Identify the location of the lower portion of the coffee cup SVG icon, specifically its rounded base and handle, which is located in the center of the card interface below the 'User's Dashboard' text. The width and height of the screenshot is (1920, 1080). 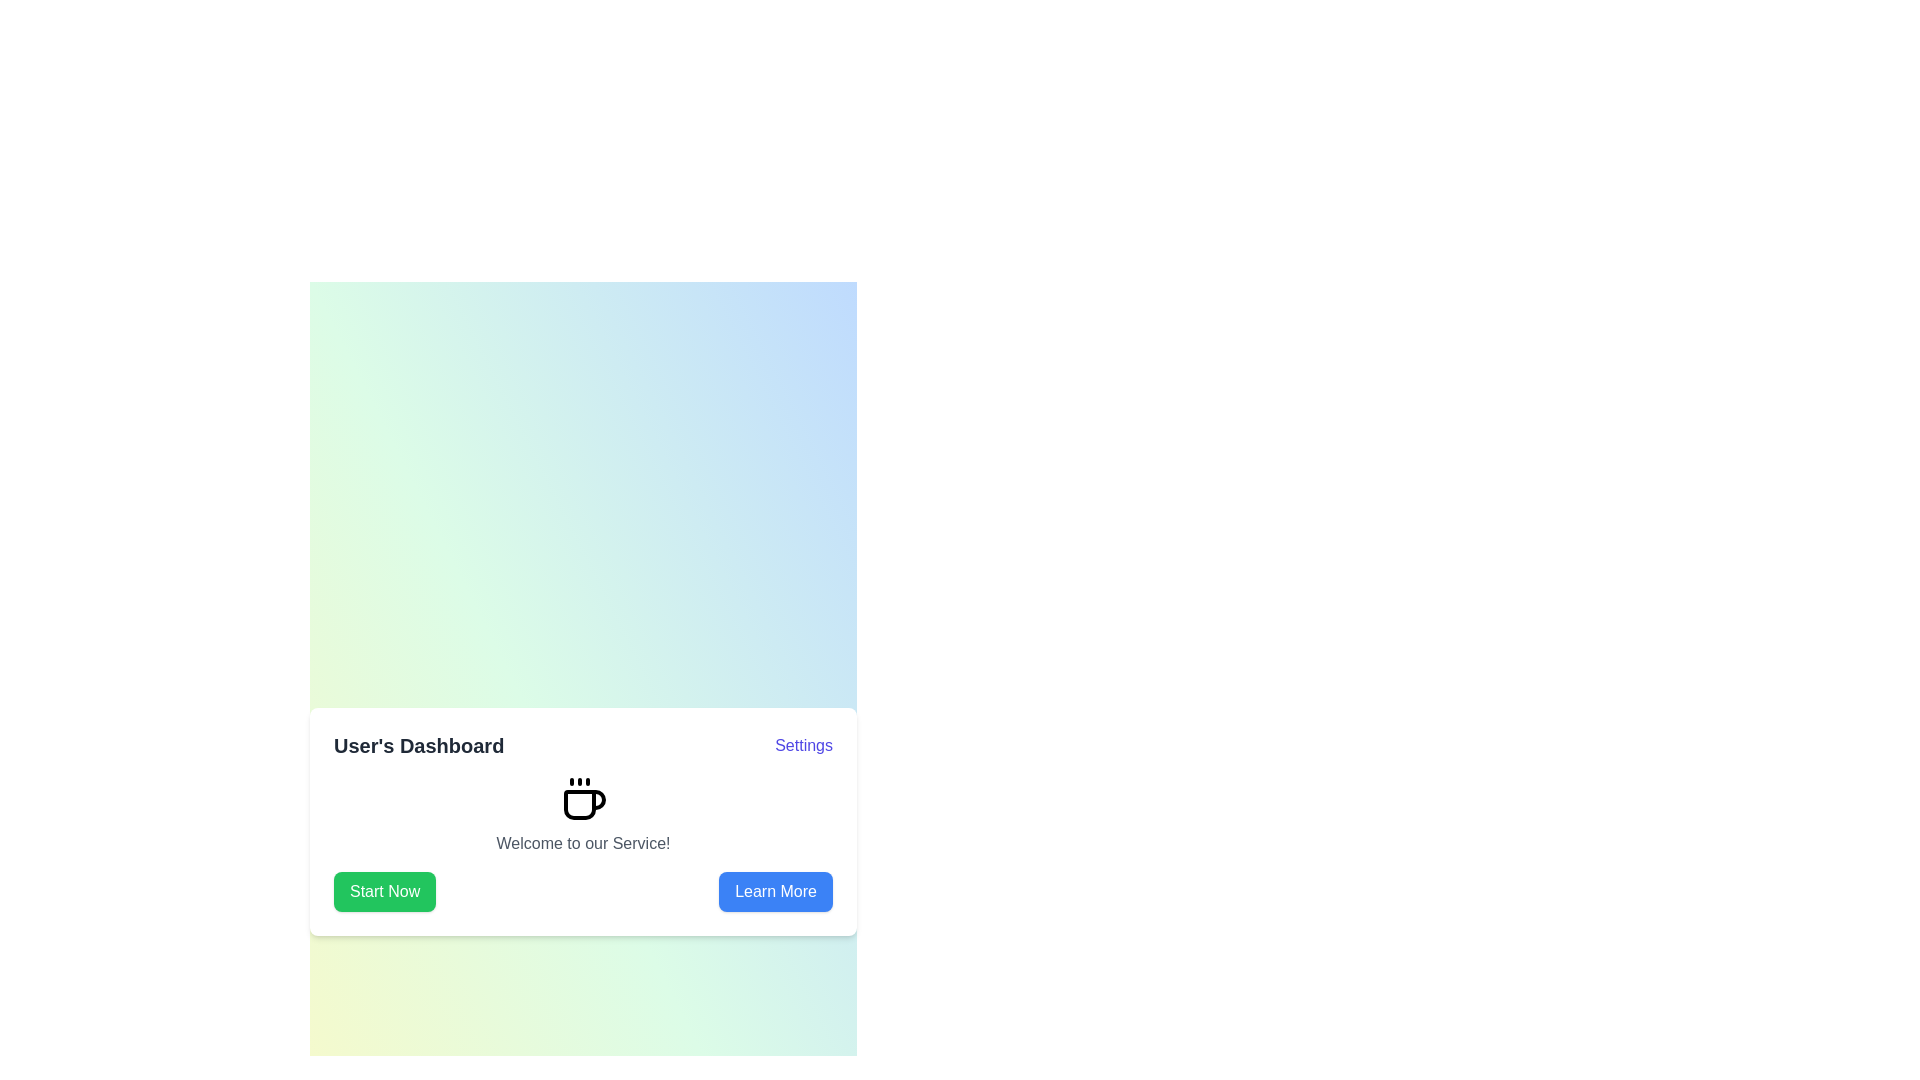
(583, 804).